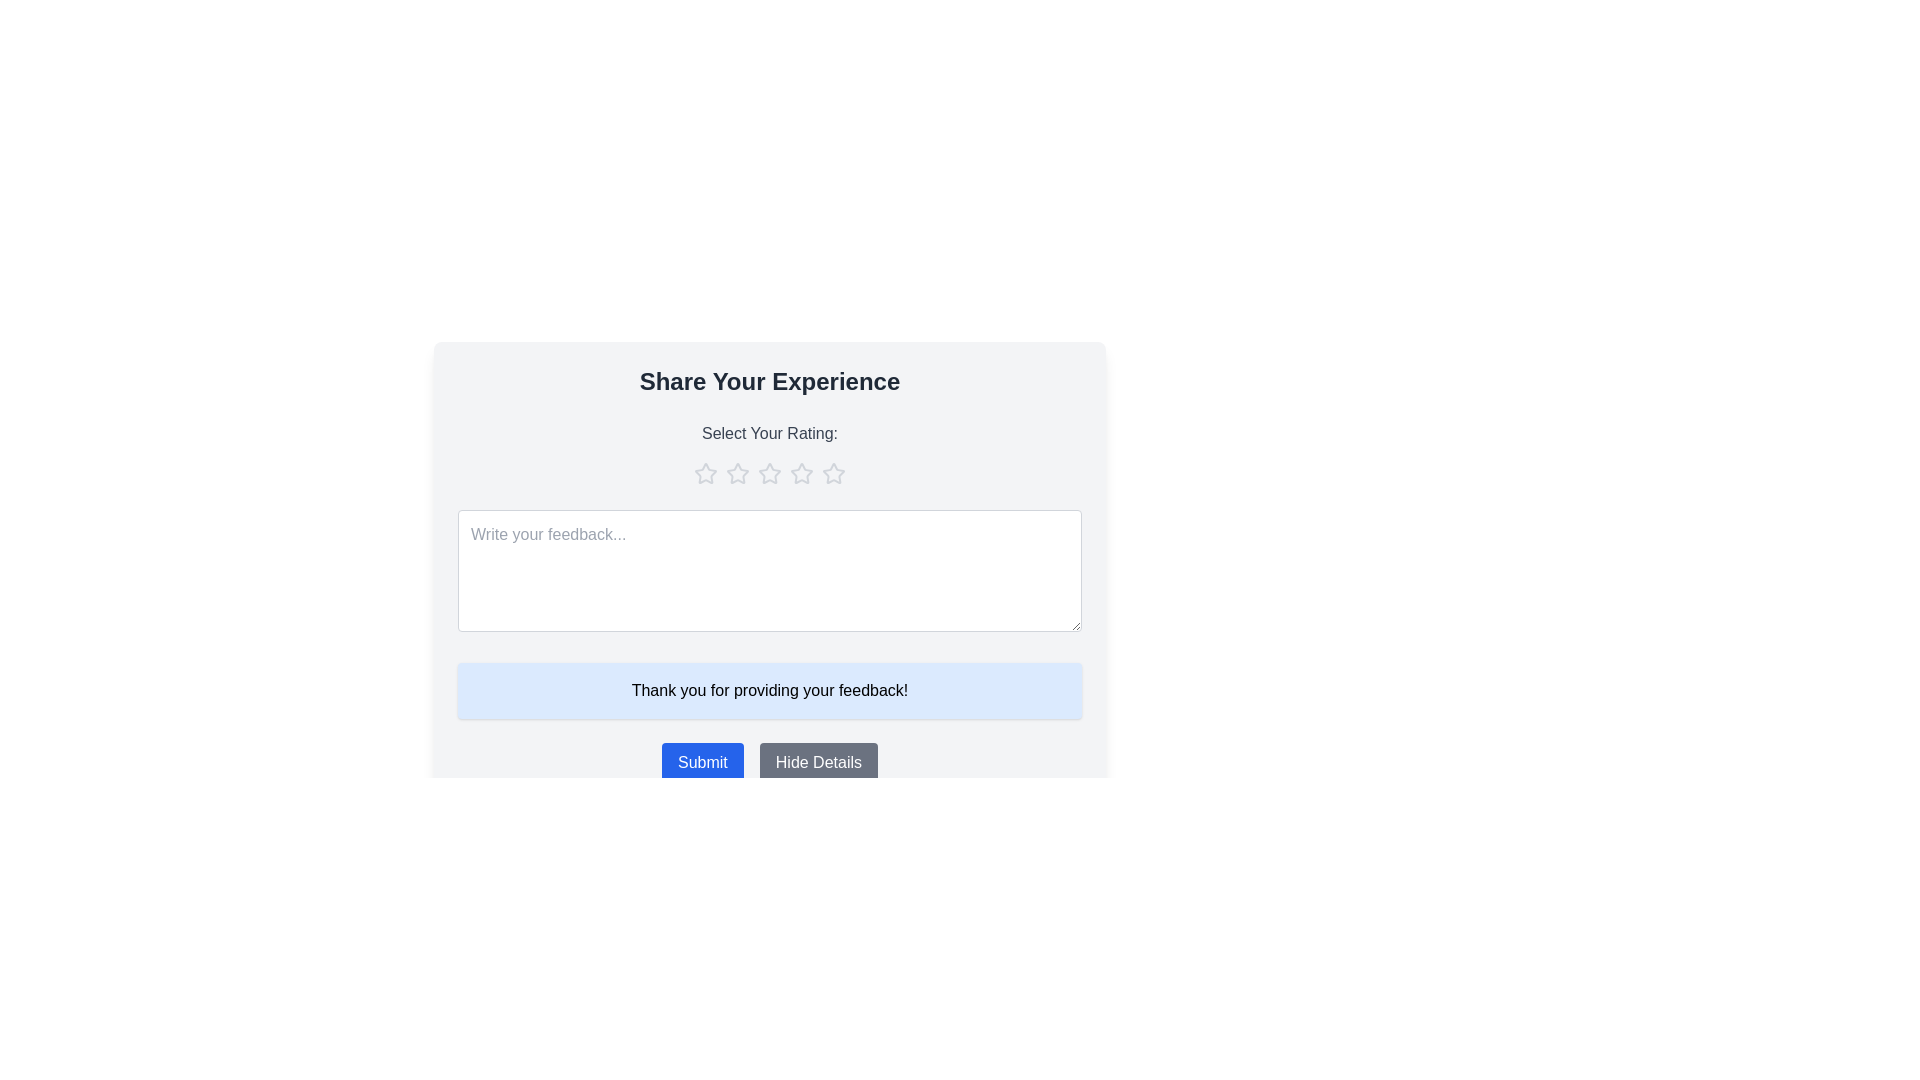  Describe the element at coordinates (705, 474) in the screenshot. I see `the first star icon in the star rating element` at that location.